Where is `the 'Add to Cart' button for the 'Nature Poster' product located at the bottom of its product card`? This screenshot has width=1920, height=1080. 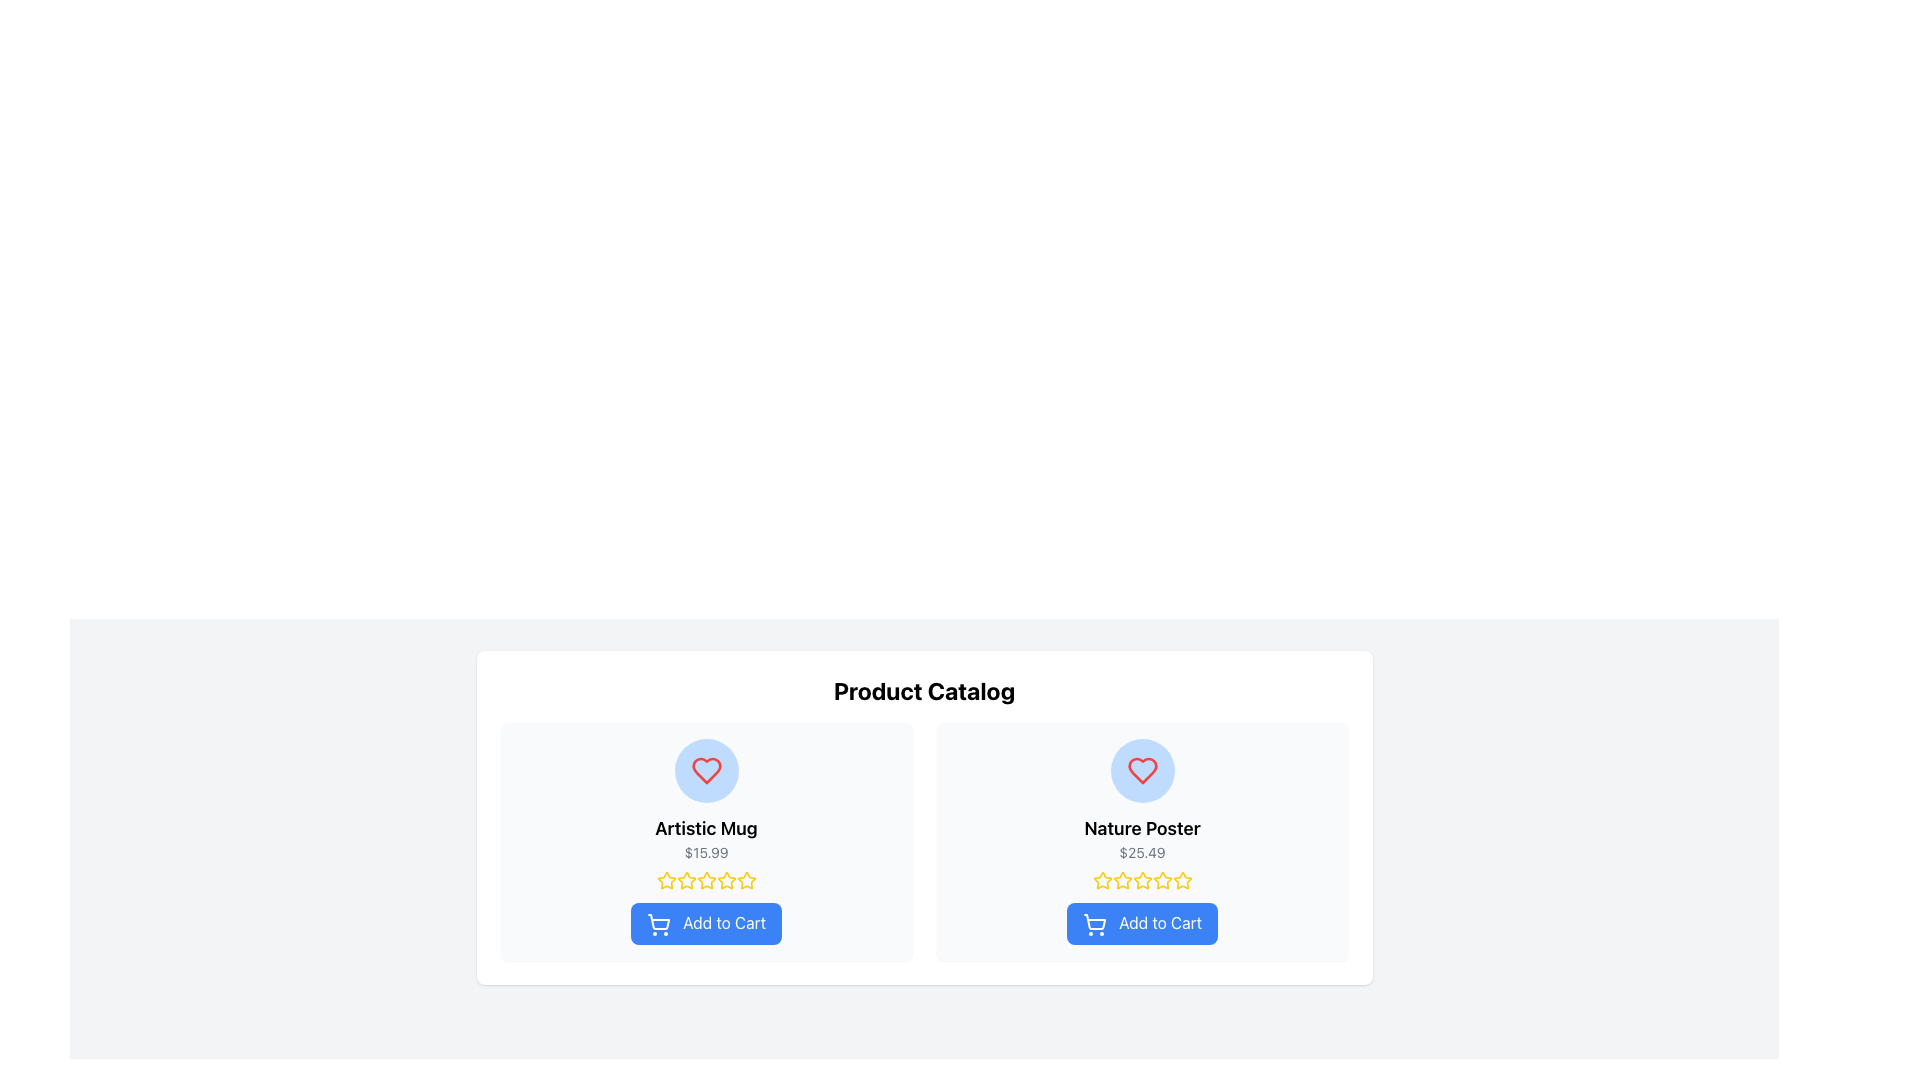 the 'Add to Cart' button for the 'Nature Poster' product located at the bottom of its product card is located at coordinates (1142, 923).